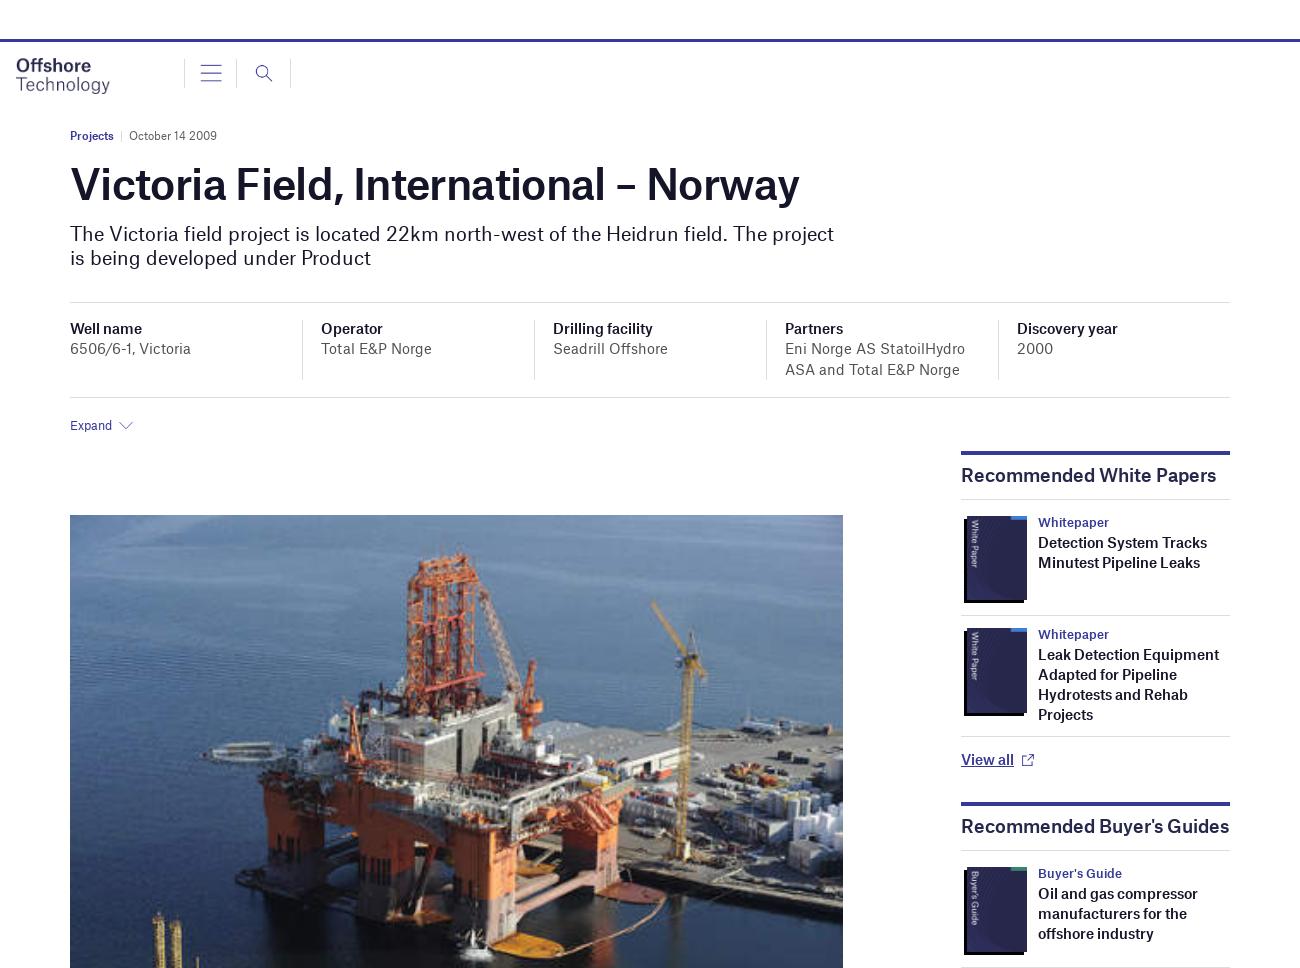  What do you see at coordinates (53, 232) in the screenshot?
I see `'Patents'` at bounding box center [53, 232].